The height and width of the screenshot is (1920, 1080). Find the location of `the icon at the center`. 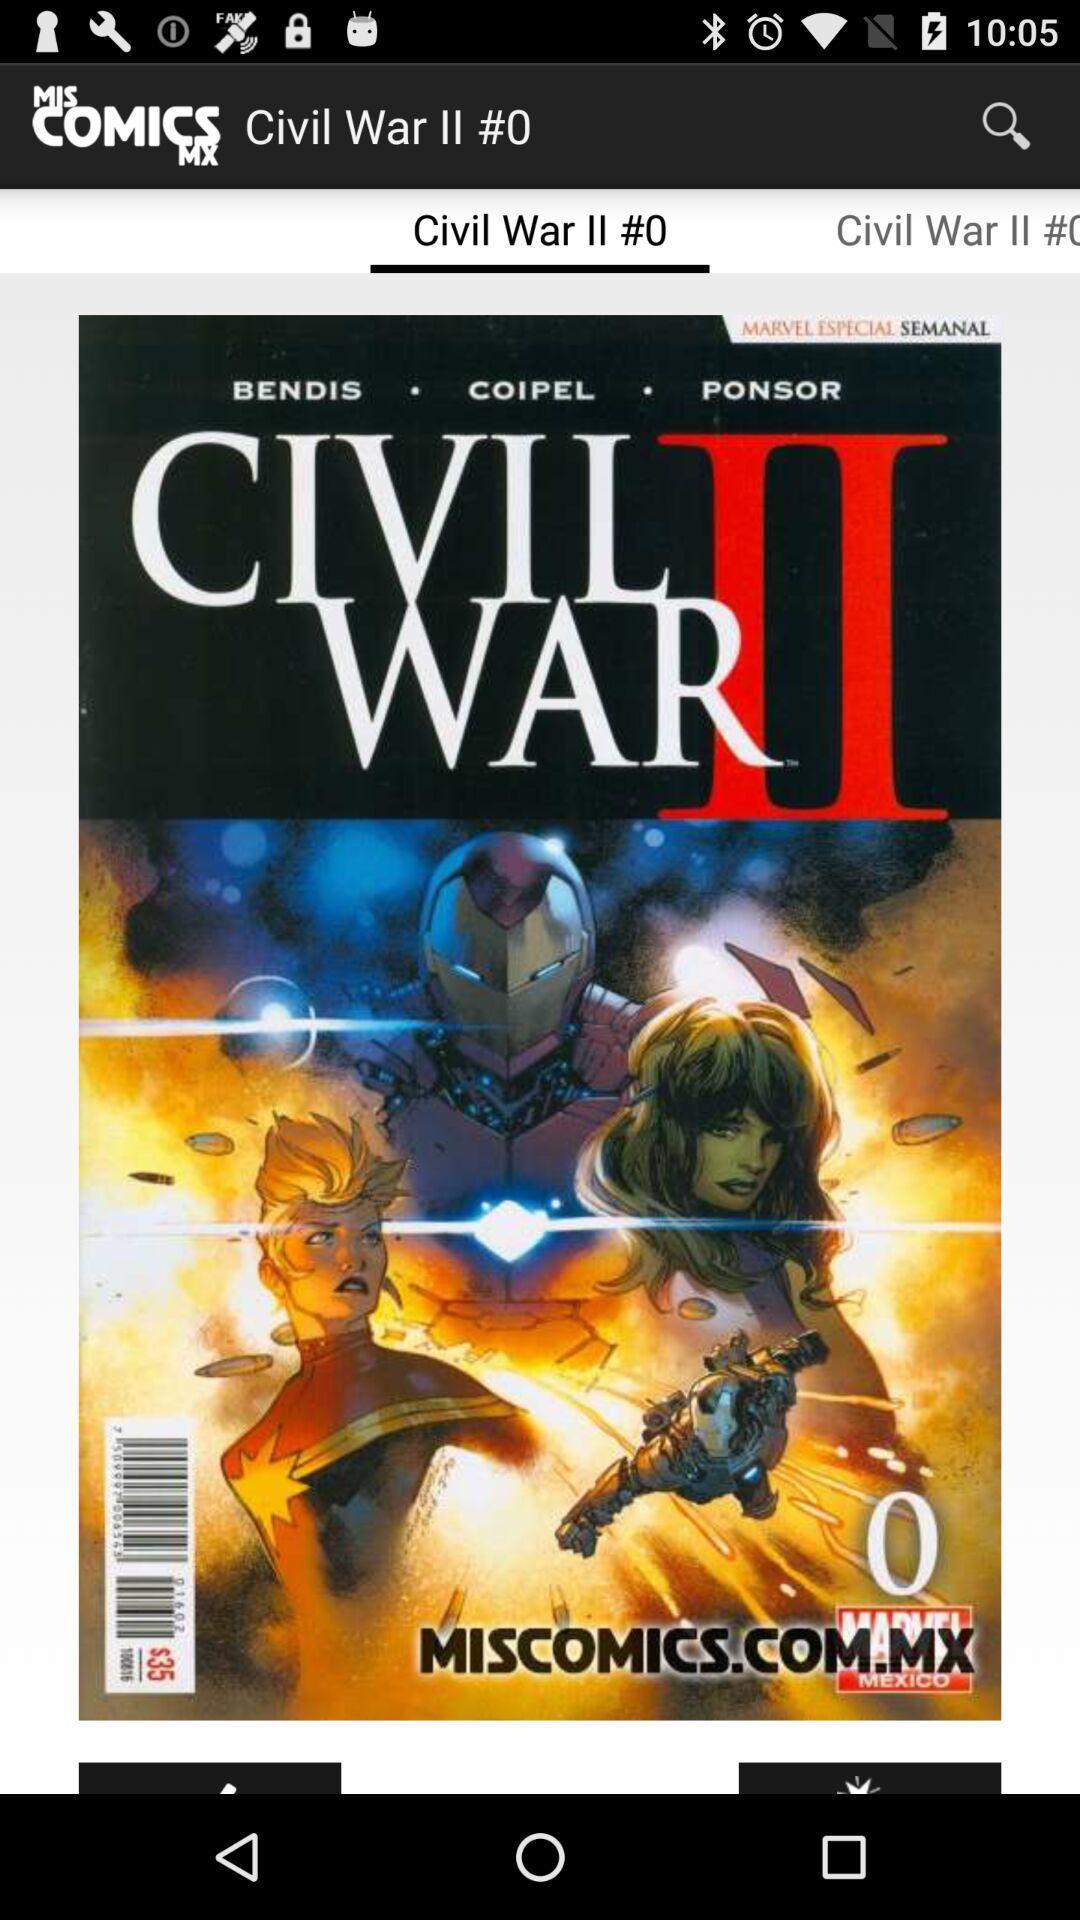

the icon at the center is located at coordinates (540, 1017).